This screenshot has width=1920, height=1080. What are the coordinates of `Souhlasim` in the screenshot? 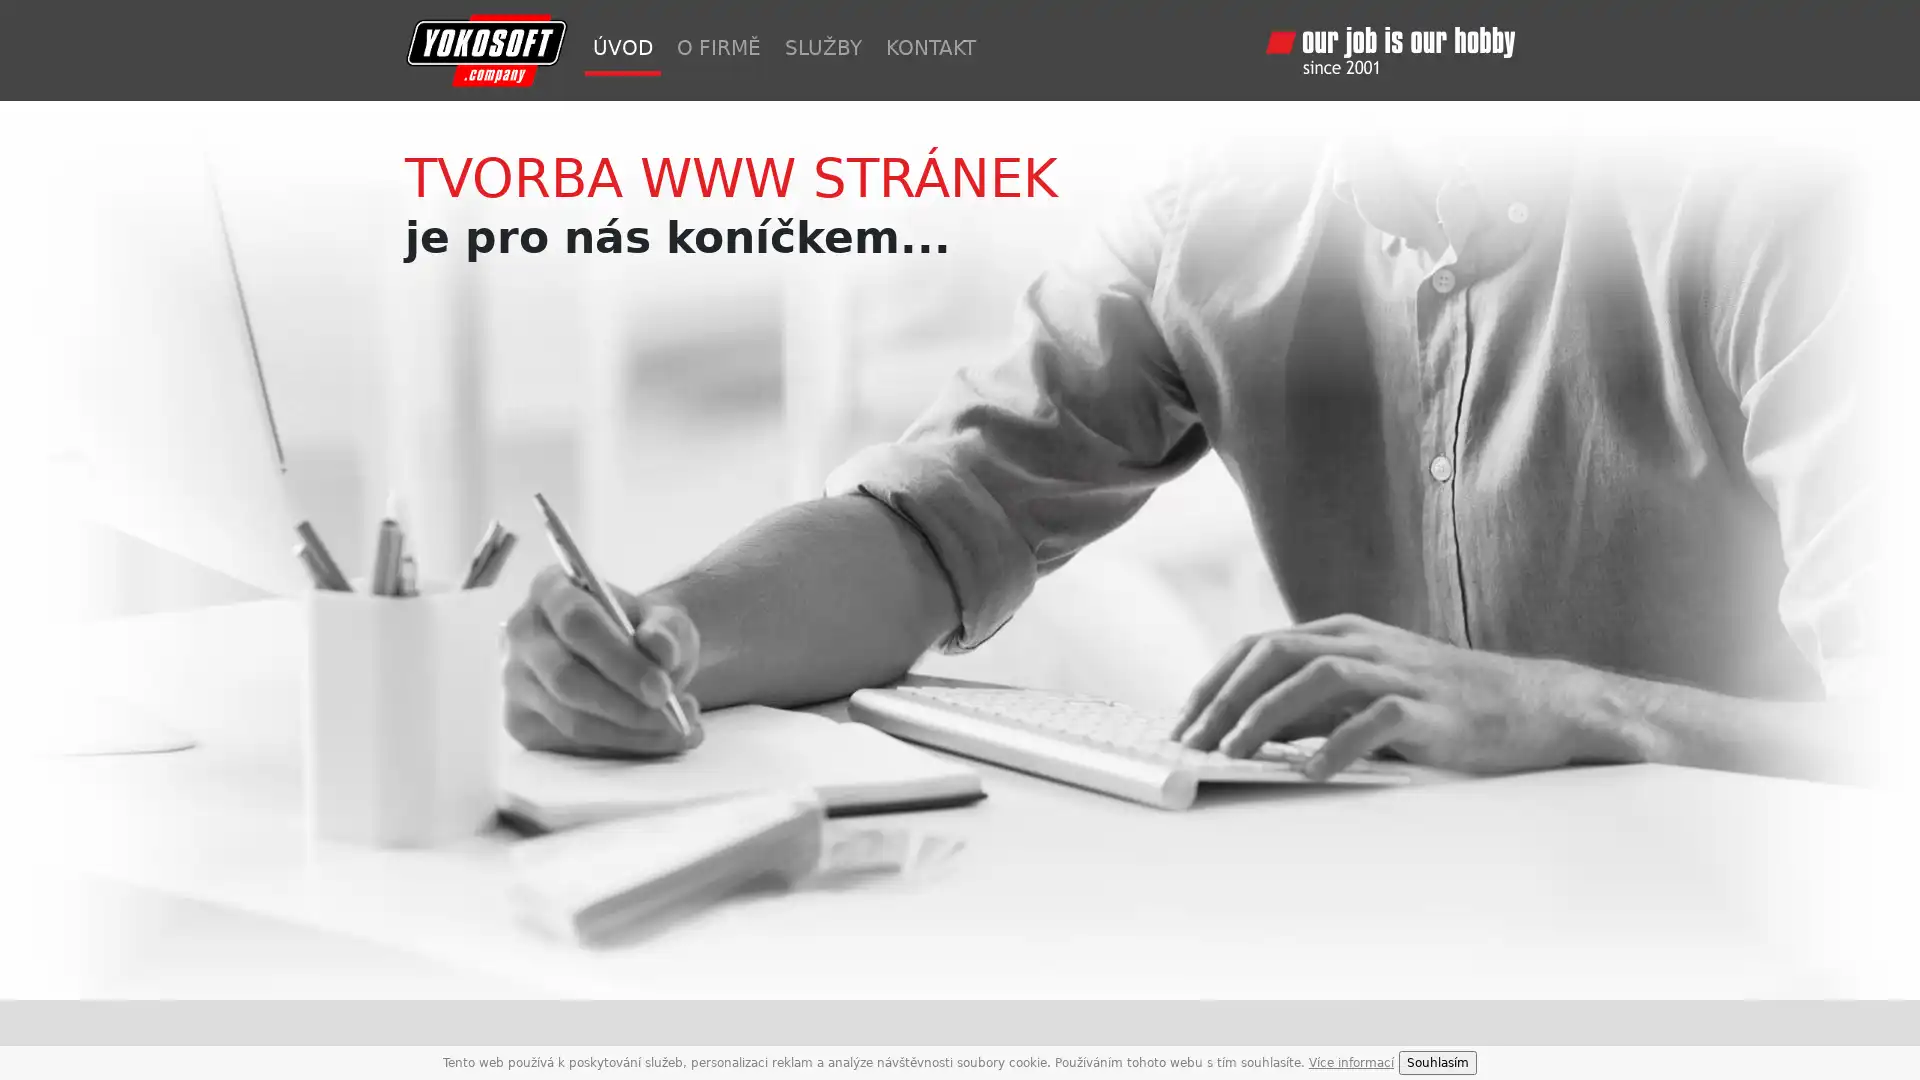 It's located at (1437, 1062).